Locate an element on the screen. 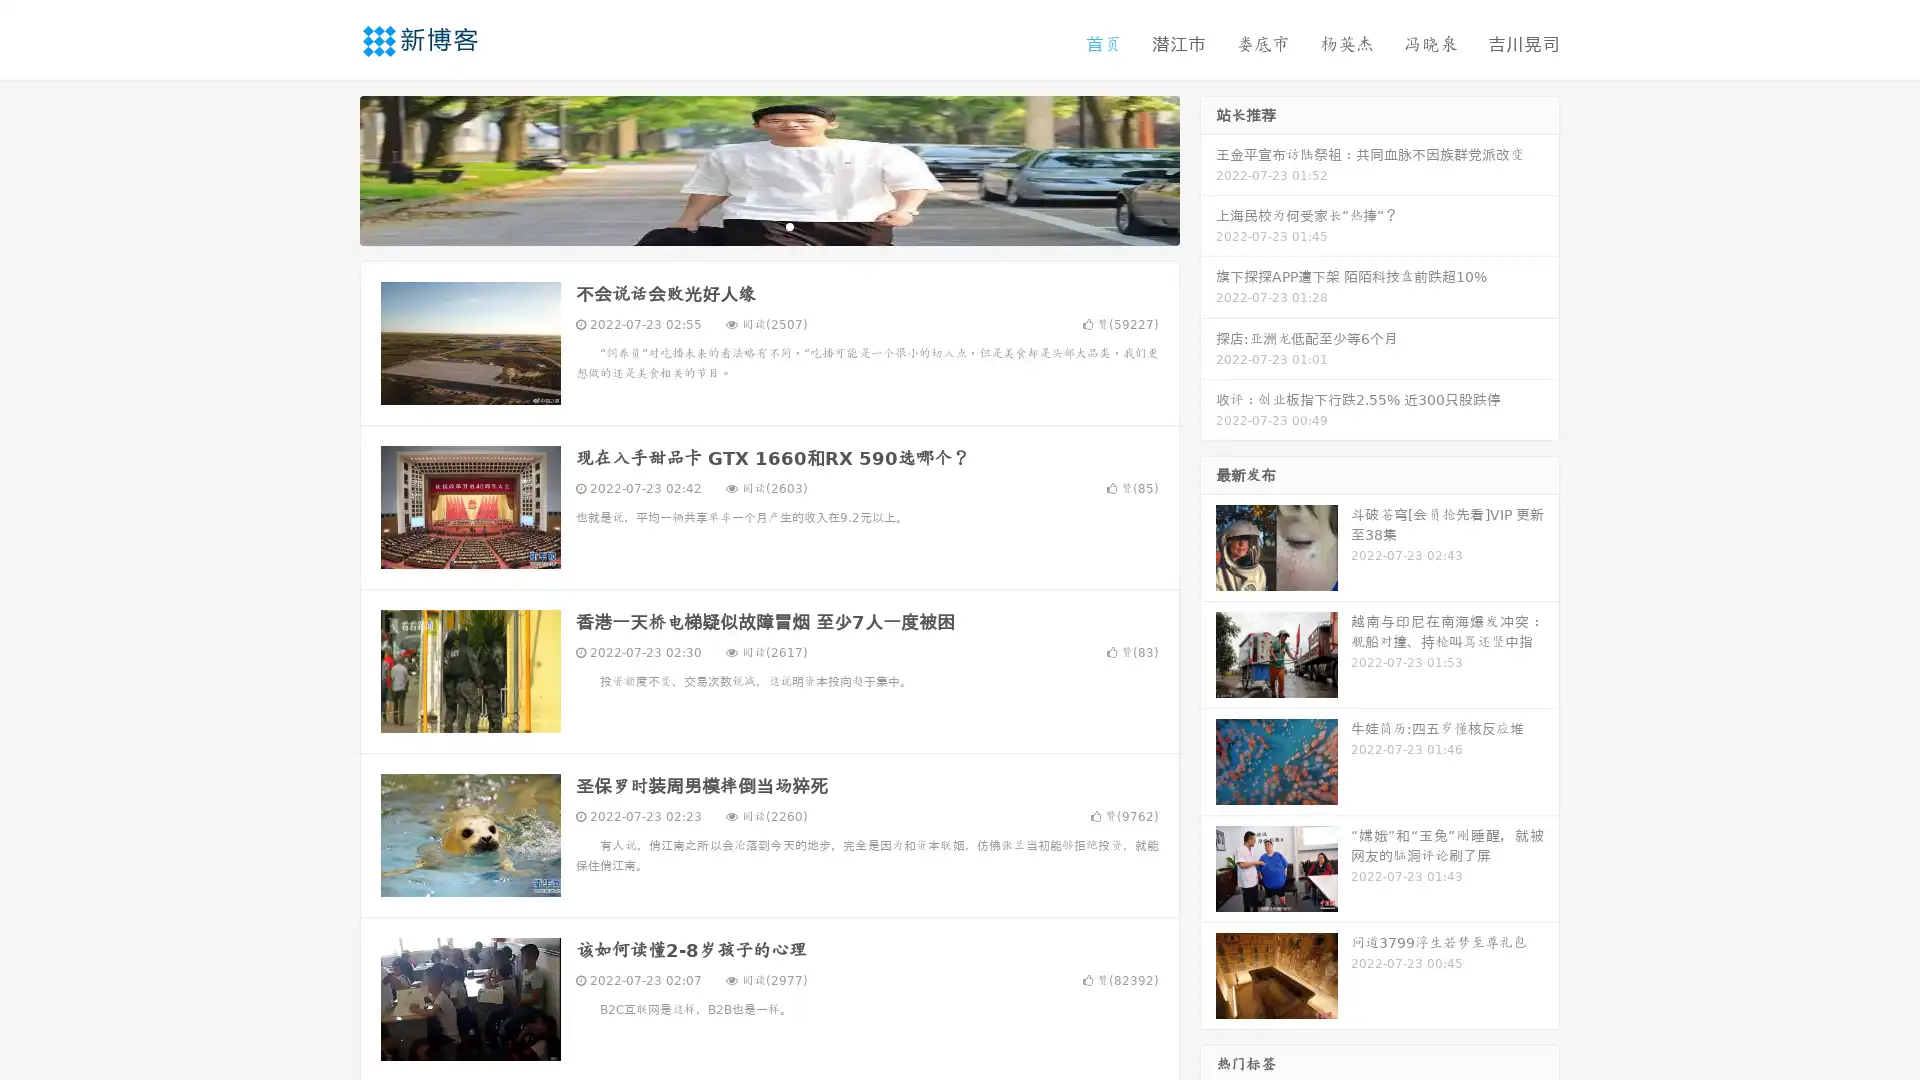 The height and width of the screenshot is (1080, 1920). Go to slide 3 is located at coordinates (789, 225).